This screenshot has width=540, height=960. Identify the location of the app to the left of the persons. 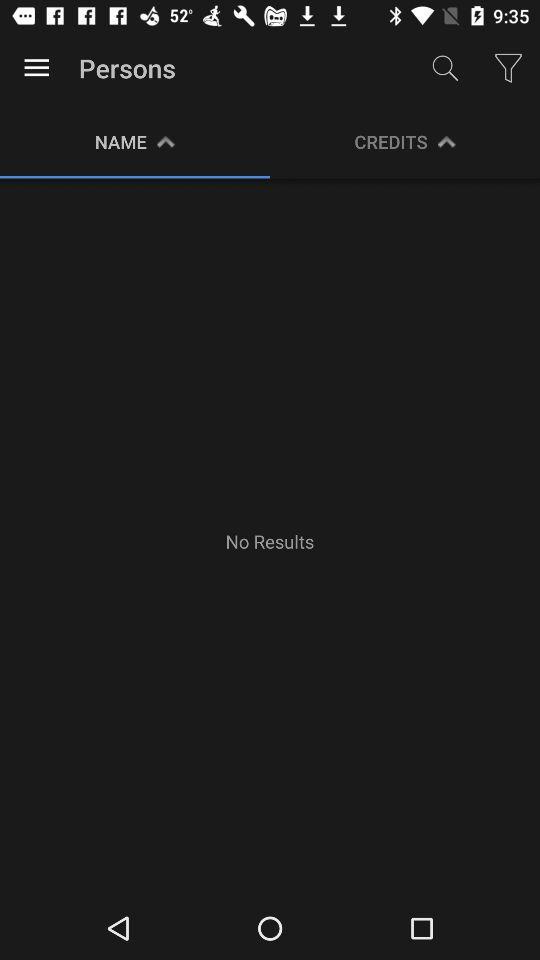
(36, 68).